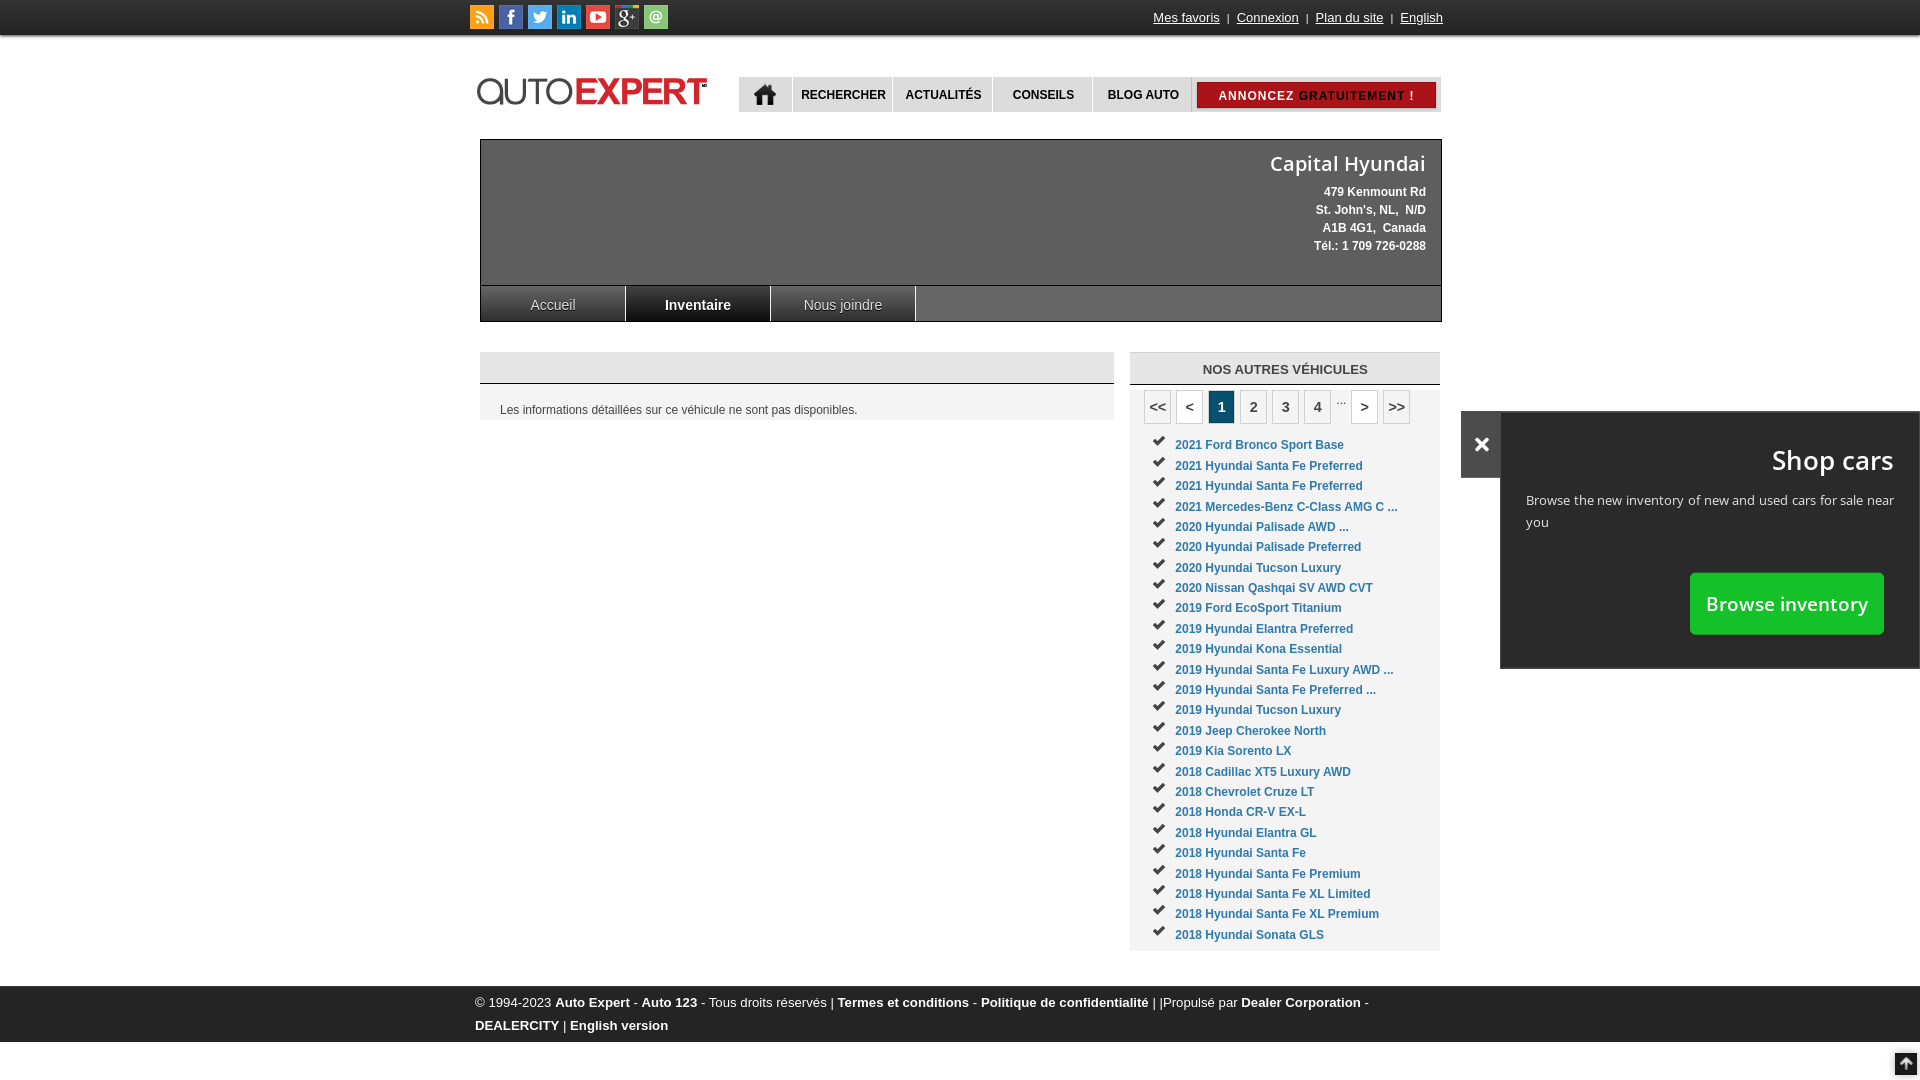 This screenshot has height=1080, width=1920. What do you see at coordinates (568, 24) in the screenshot?
I see `'Suivez Publications Le Guide Inc. sur LinkedIn'` at bounding box center [568, 24].